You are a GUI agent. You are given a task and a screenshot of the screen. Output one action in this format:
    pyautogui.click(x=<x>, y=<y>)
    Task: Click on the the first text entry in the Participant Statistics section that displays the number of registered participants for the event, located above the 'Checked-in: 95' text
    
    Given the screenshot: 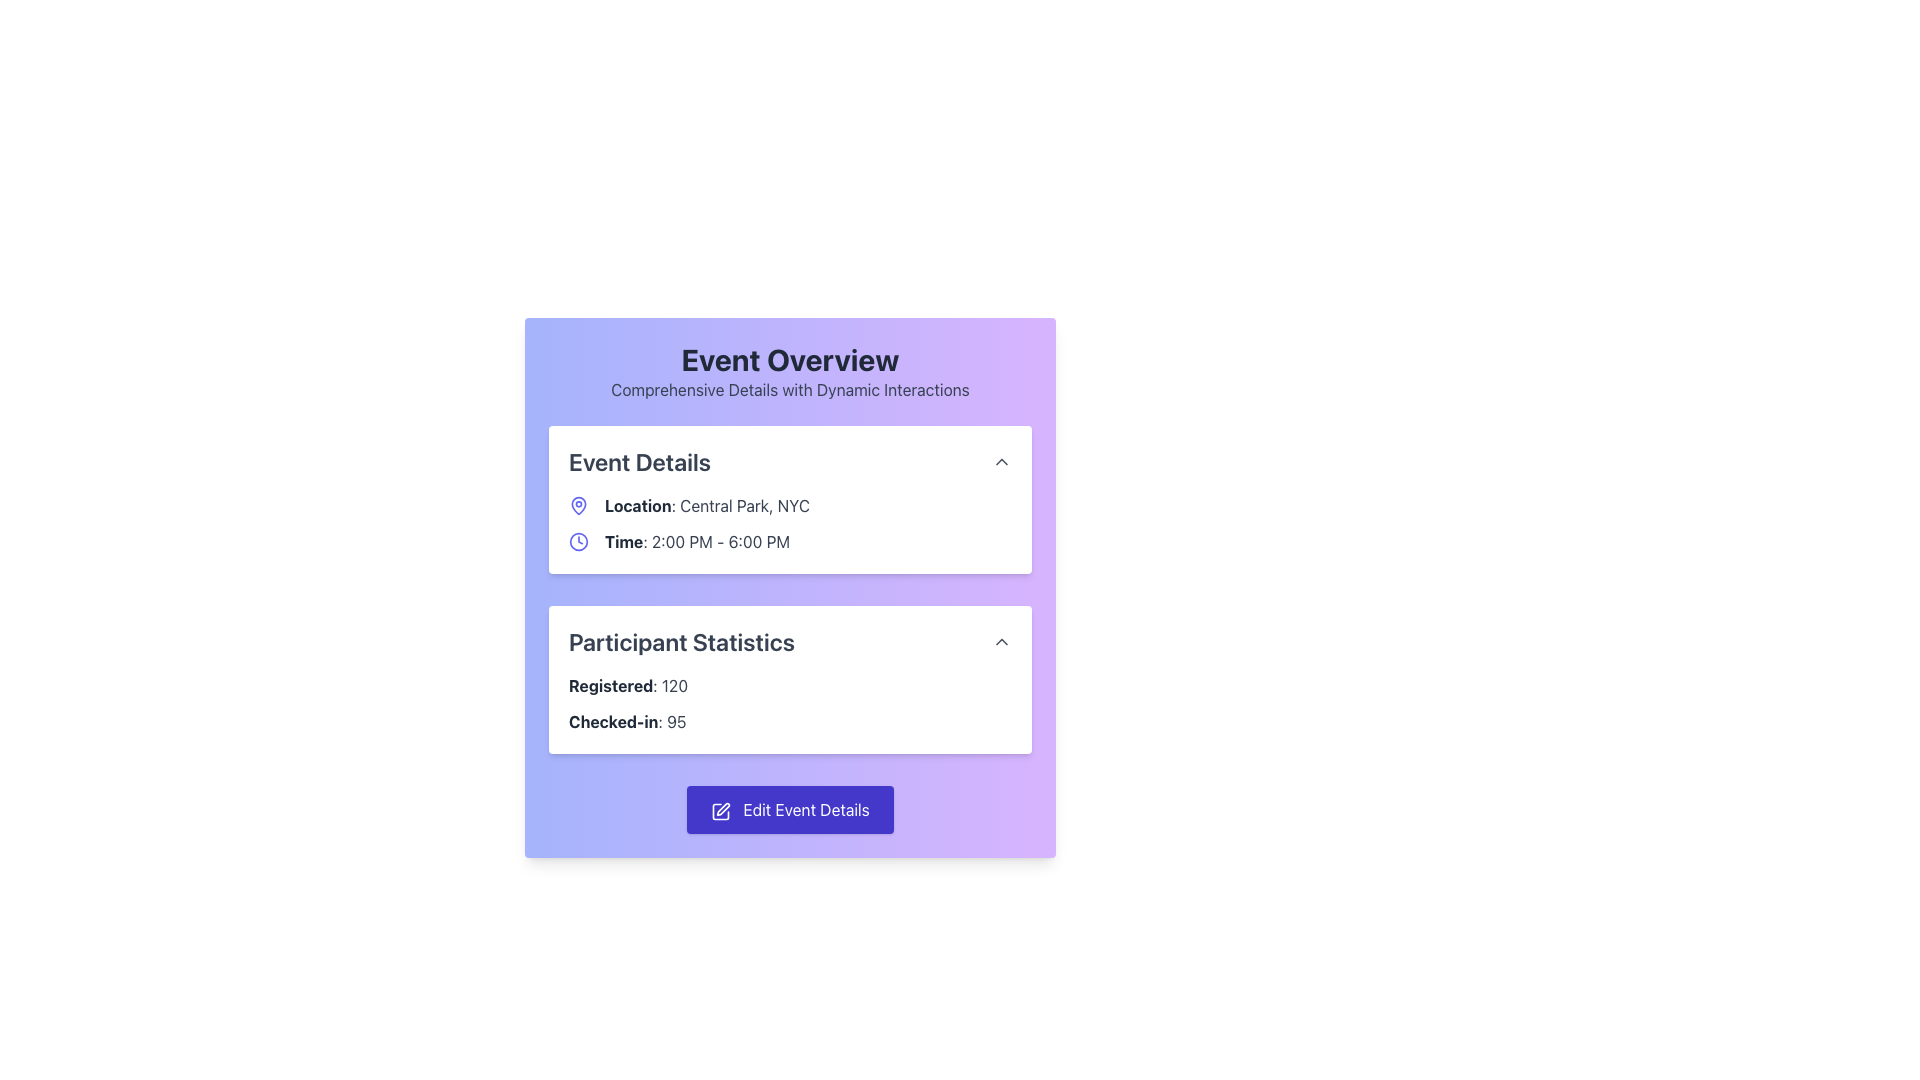 What is the action you would take?
    pyautogui.click(x=627, y=685)
    